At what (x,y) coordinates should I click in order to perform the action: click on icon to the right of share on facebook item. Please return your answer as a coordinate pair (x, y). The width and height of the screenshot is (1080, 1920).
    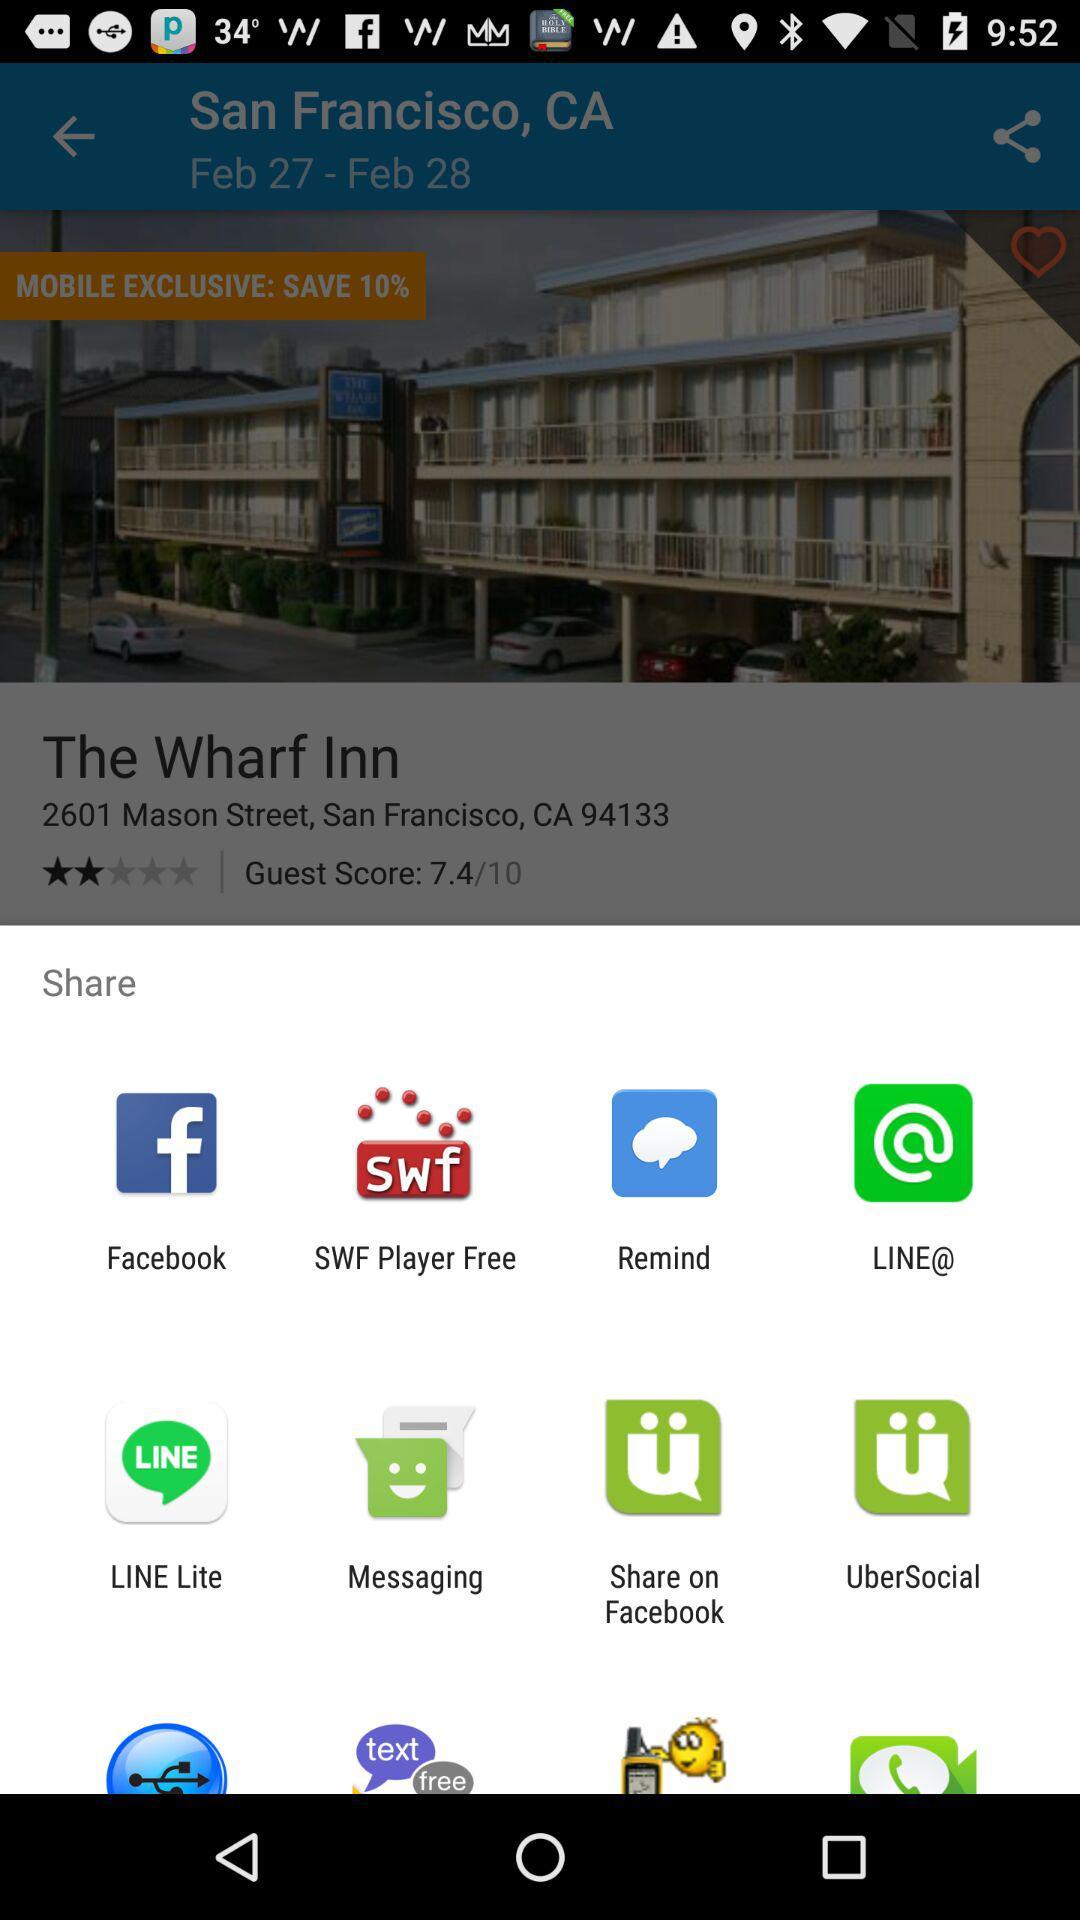
    Looking at the image, I should click on (913, 1592).